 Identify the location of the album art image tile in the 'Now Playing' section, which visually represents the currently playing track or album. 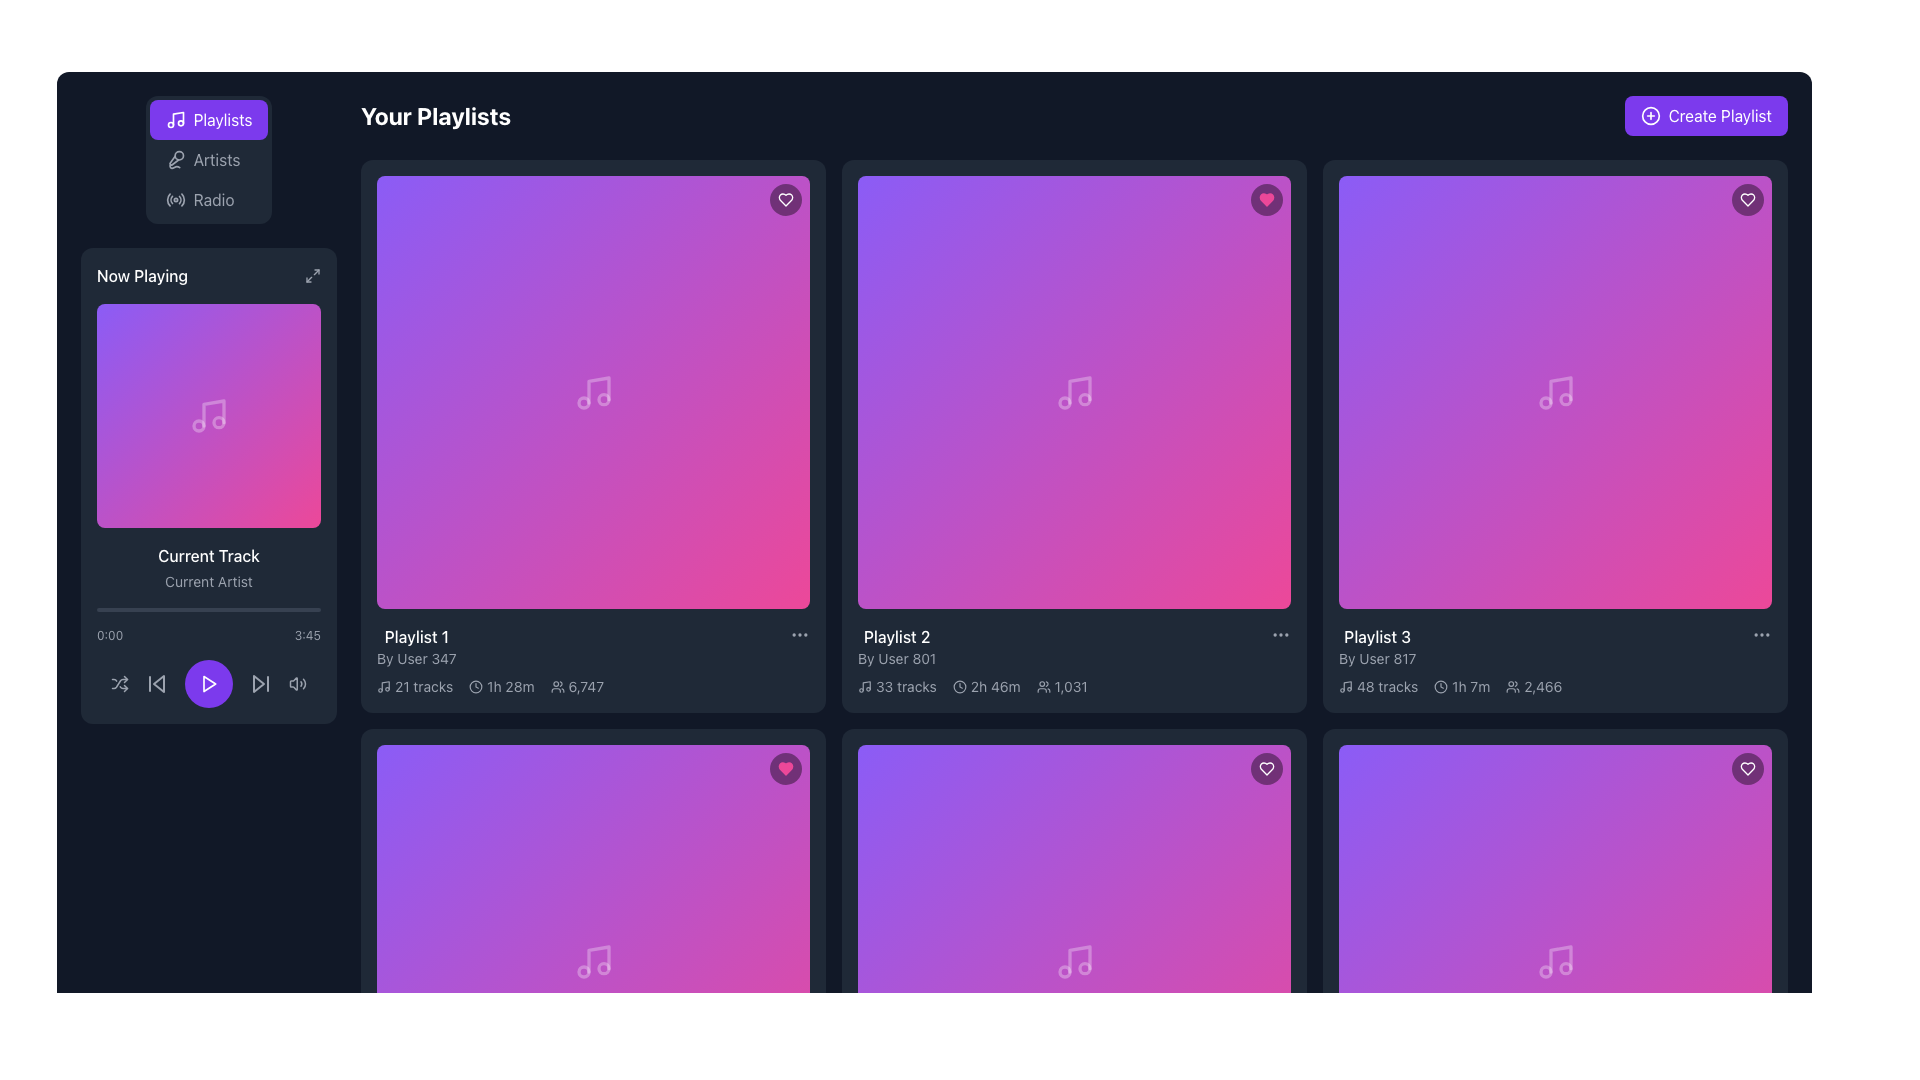
(209, 415).